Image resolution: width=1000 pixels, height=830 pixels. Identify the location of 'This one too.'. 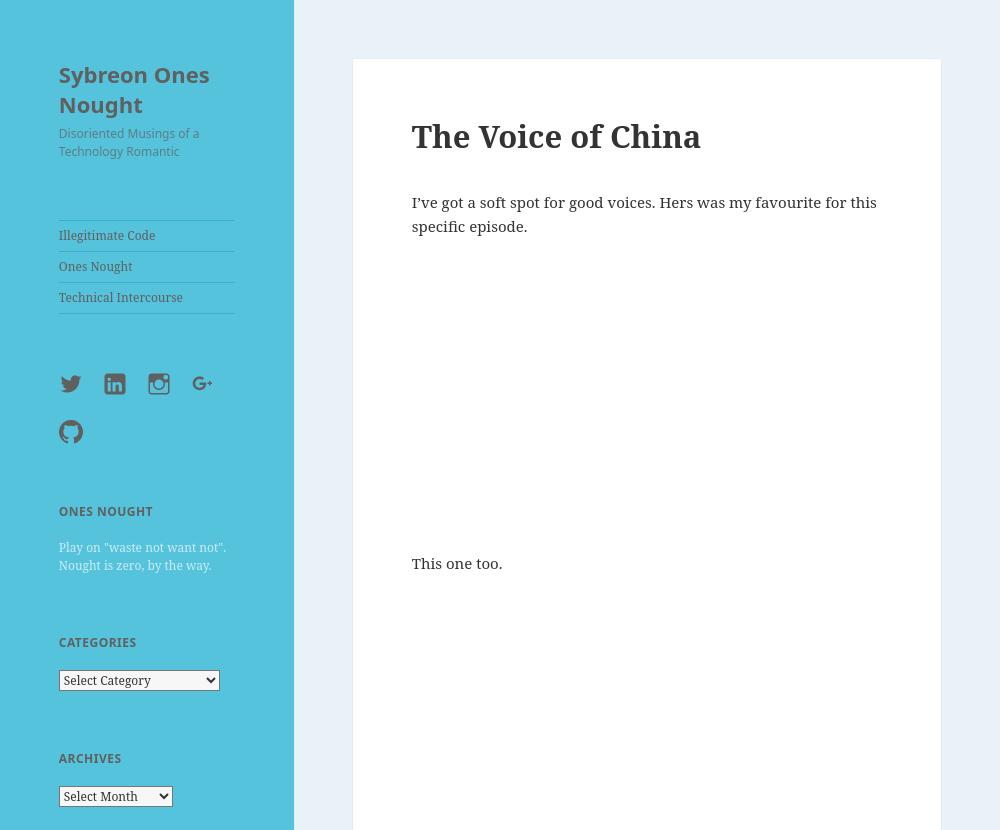
(455, 560).